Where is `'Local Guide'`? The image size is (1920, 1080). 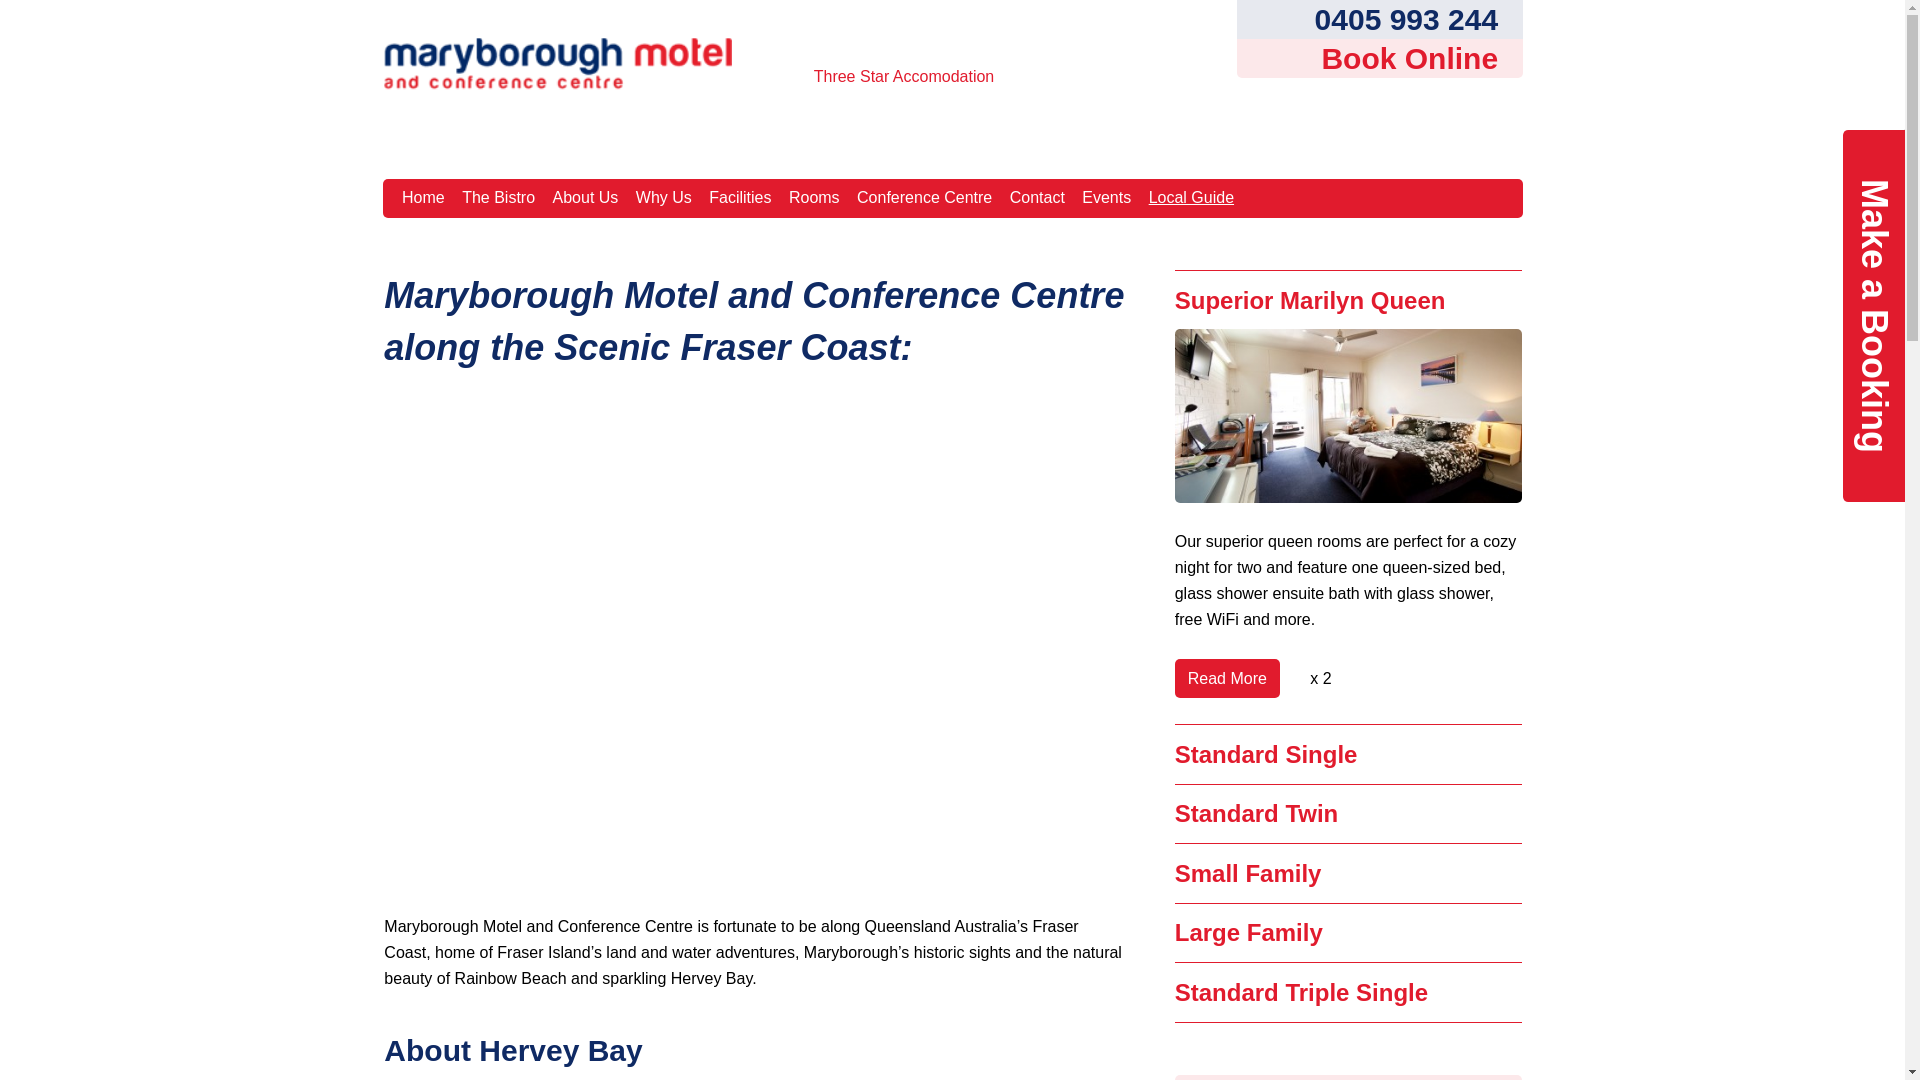 'Local Guide' is located at coordinates (1190, 198).